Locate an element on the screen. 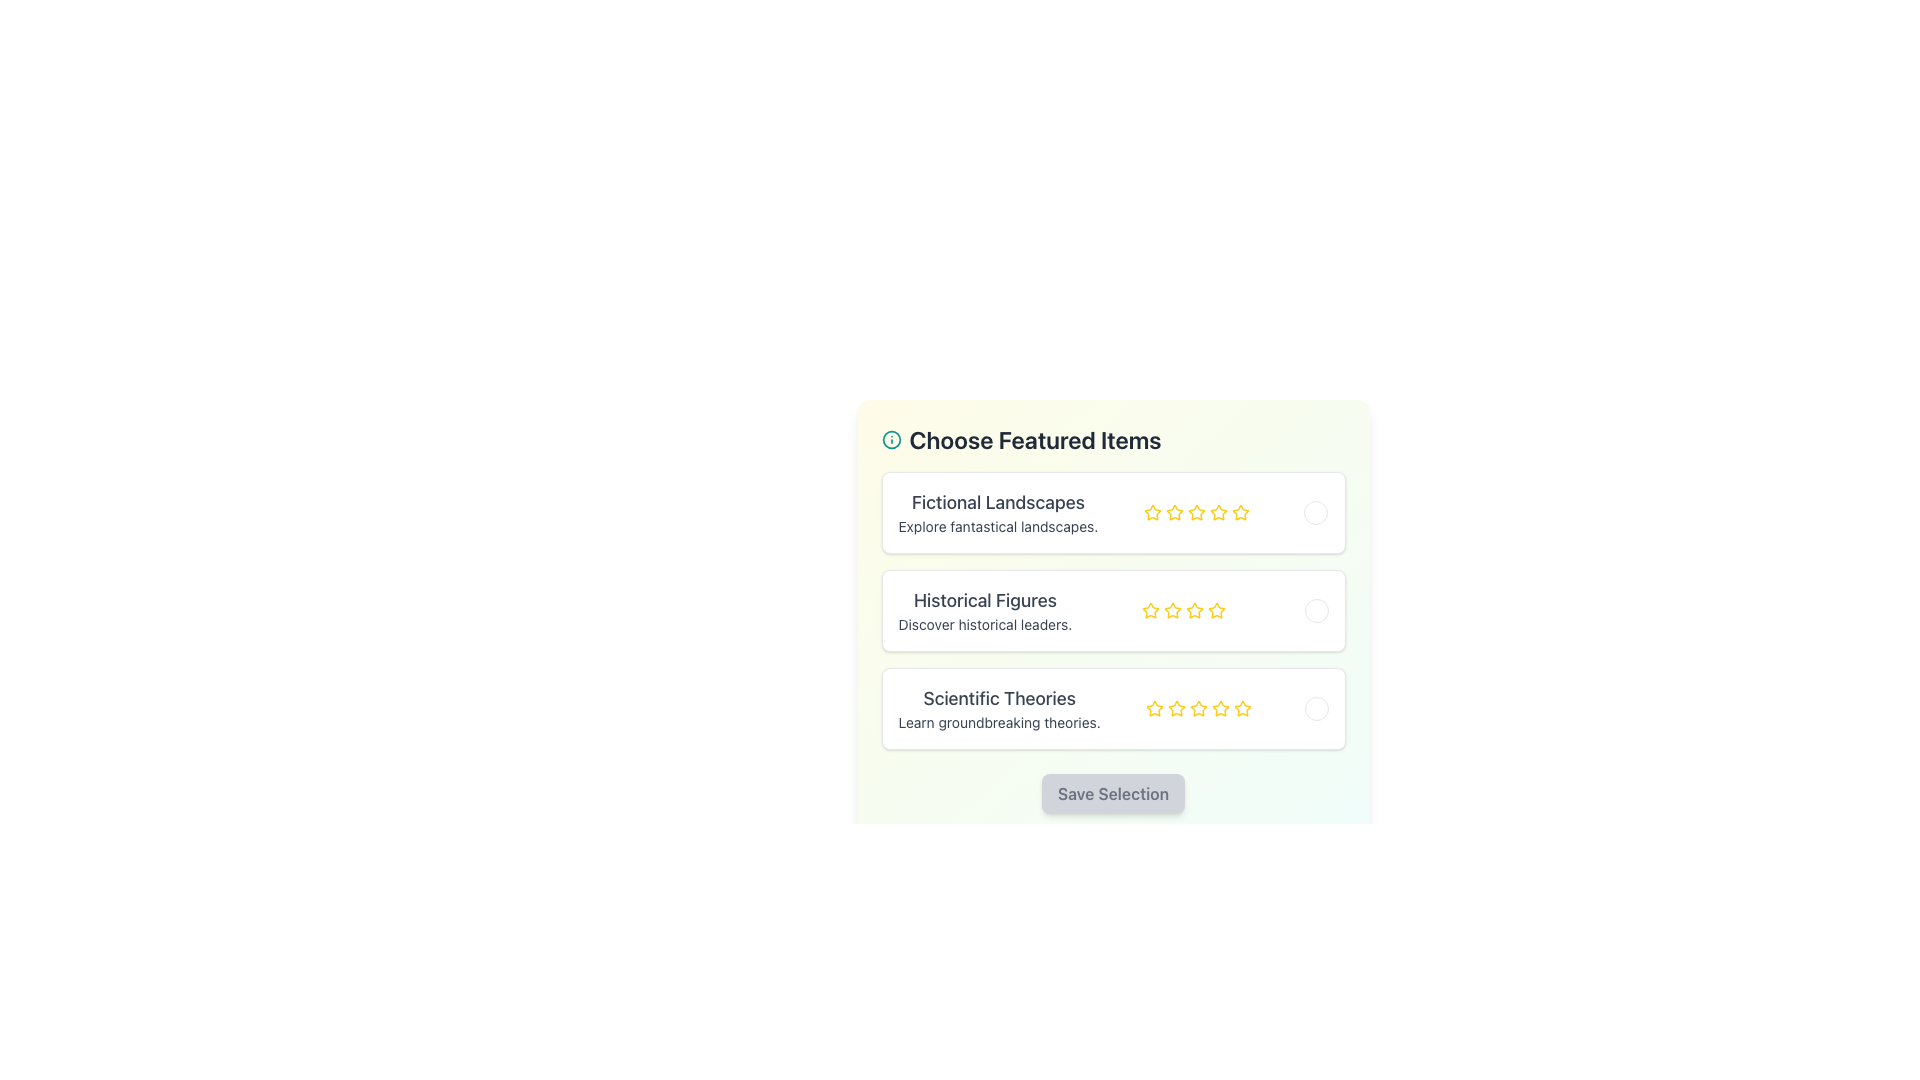  the fifth star icon (rightmost) in the row of rating stars for the item labeled 'Fictional Landscapes' to give a five-star rating is located at coordinates (1240, 511).